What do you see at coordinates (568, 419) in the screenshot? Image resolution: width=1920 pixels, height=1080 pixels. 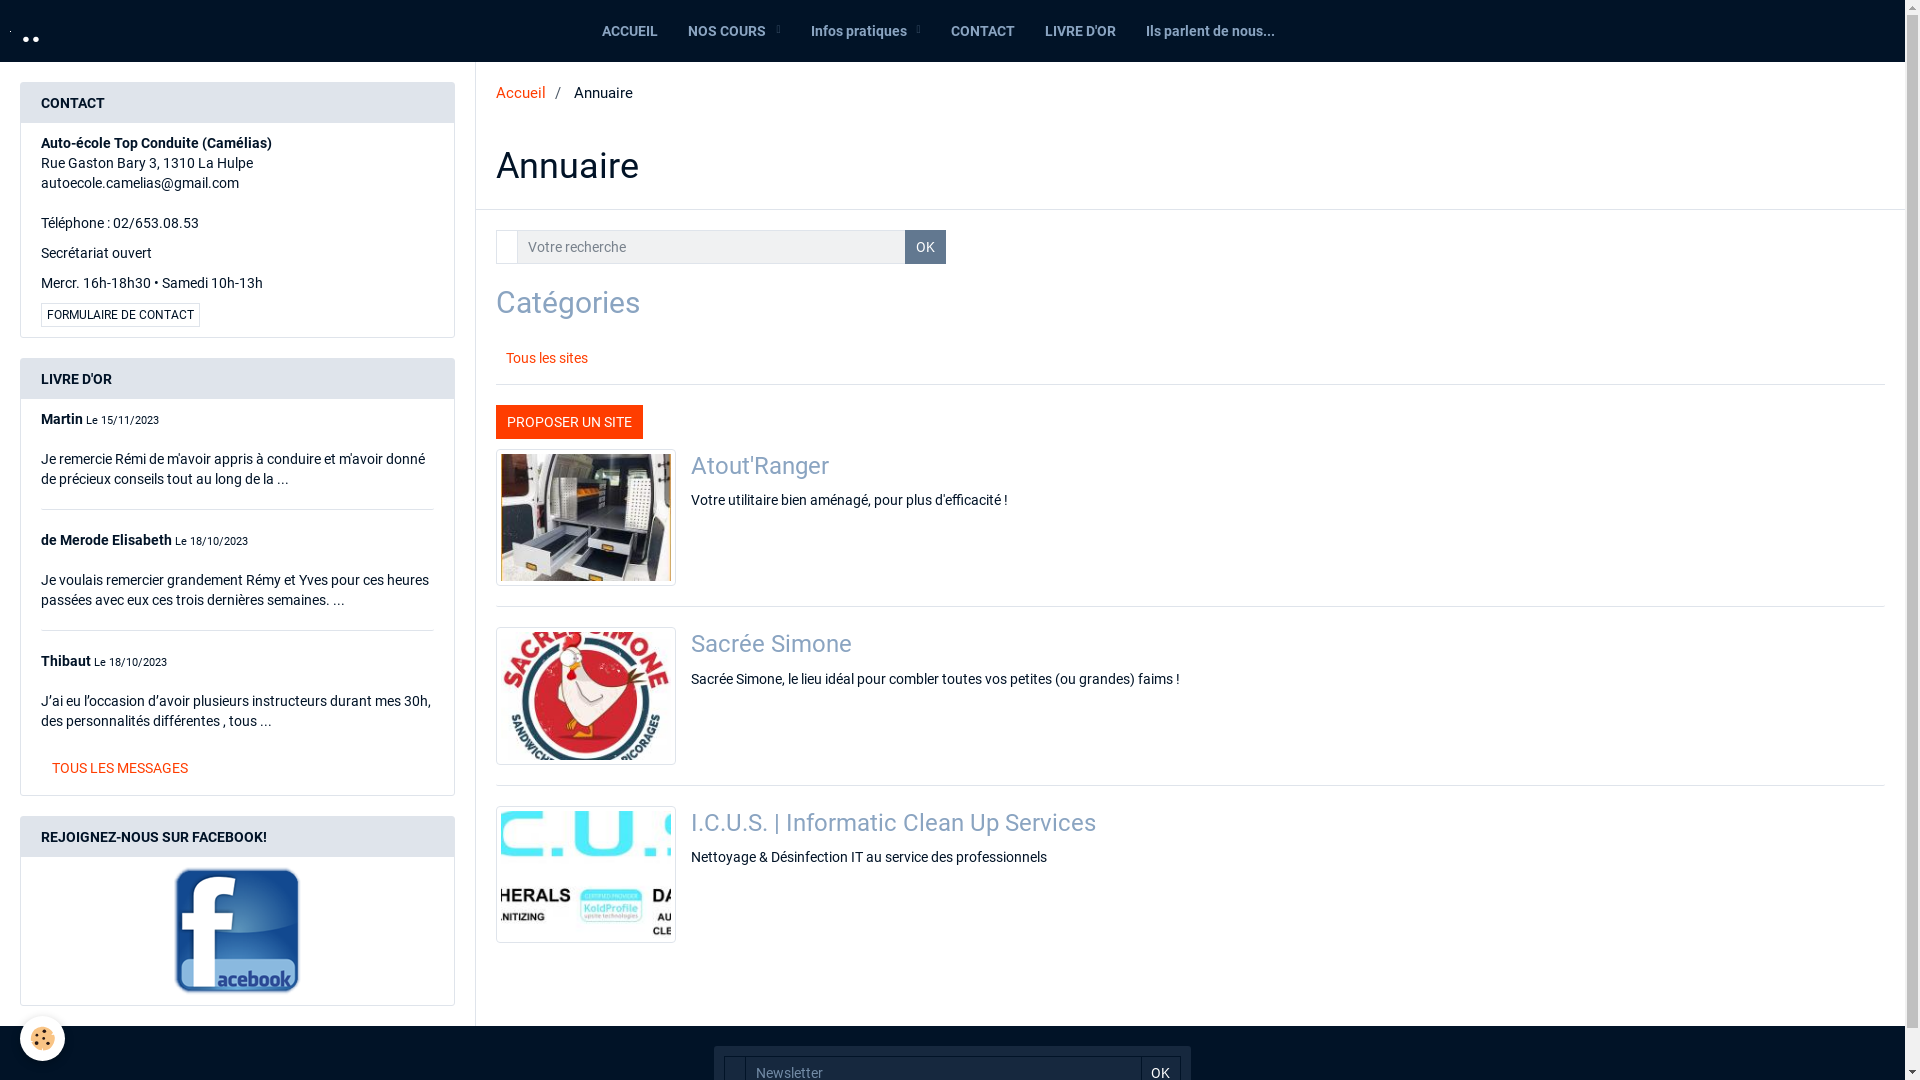 I see `'PROPOSER UN SITE'` at bounding box center [568, 419].